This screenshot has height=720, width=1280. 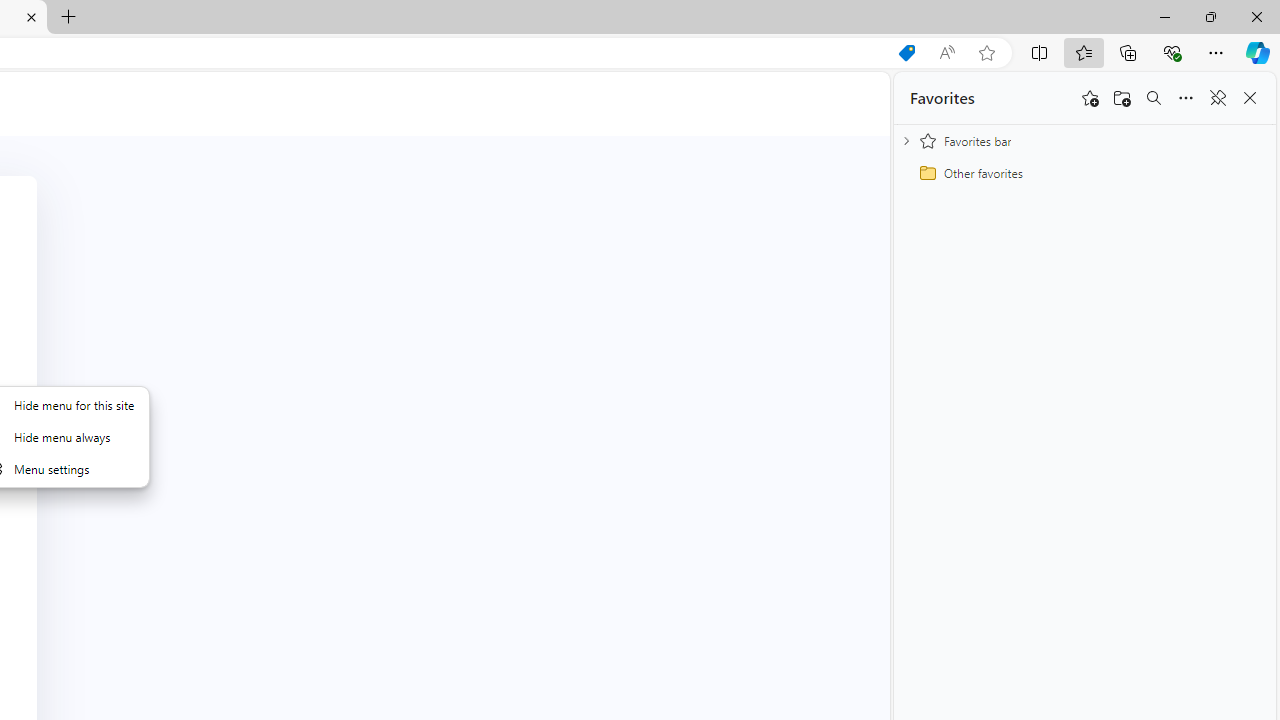 I want to click on 'Shopping in Microsoft Edge', so click(x=905, y=52).